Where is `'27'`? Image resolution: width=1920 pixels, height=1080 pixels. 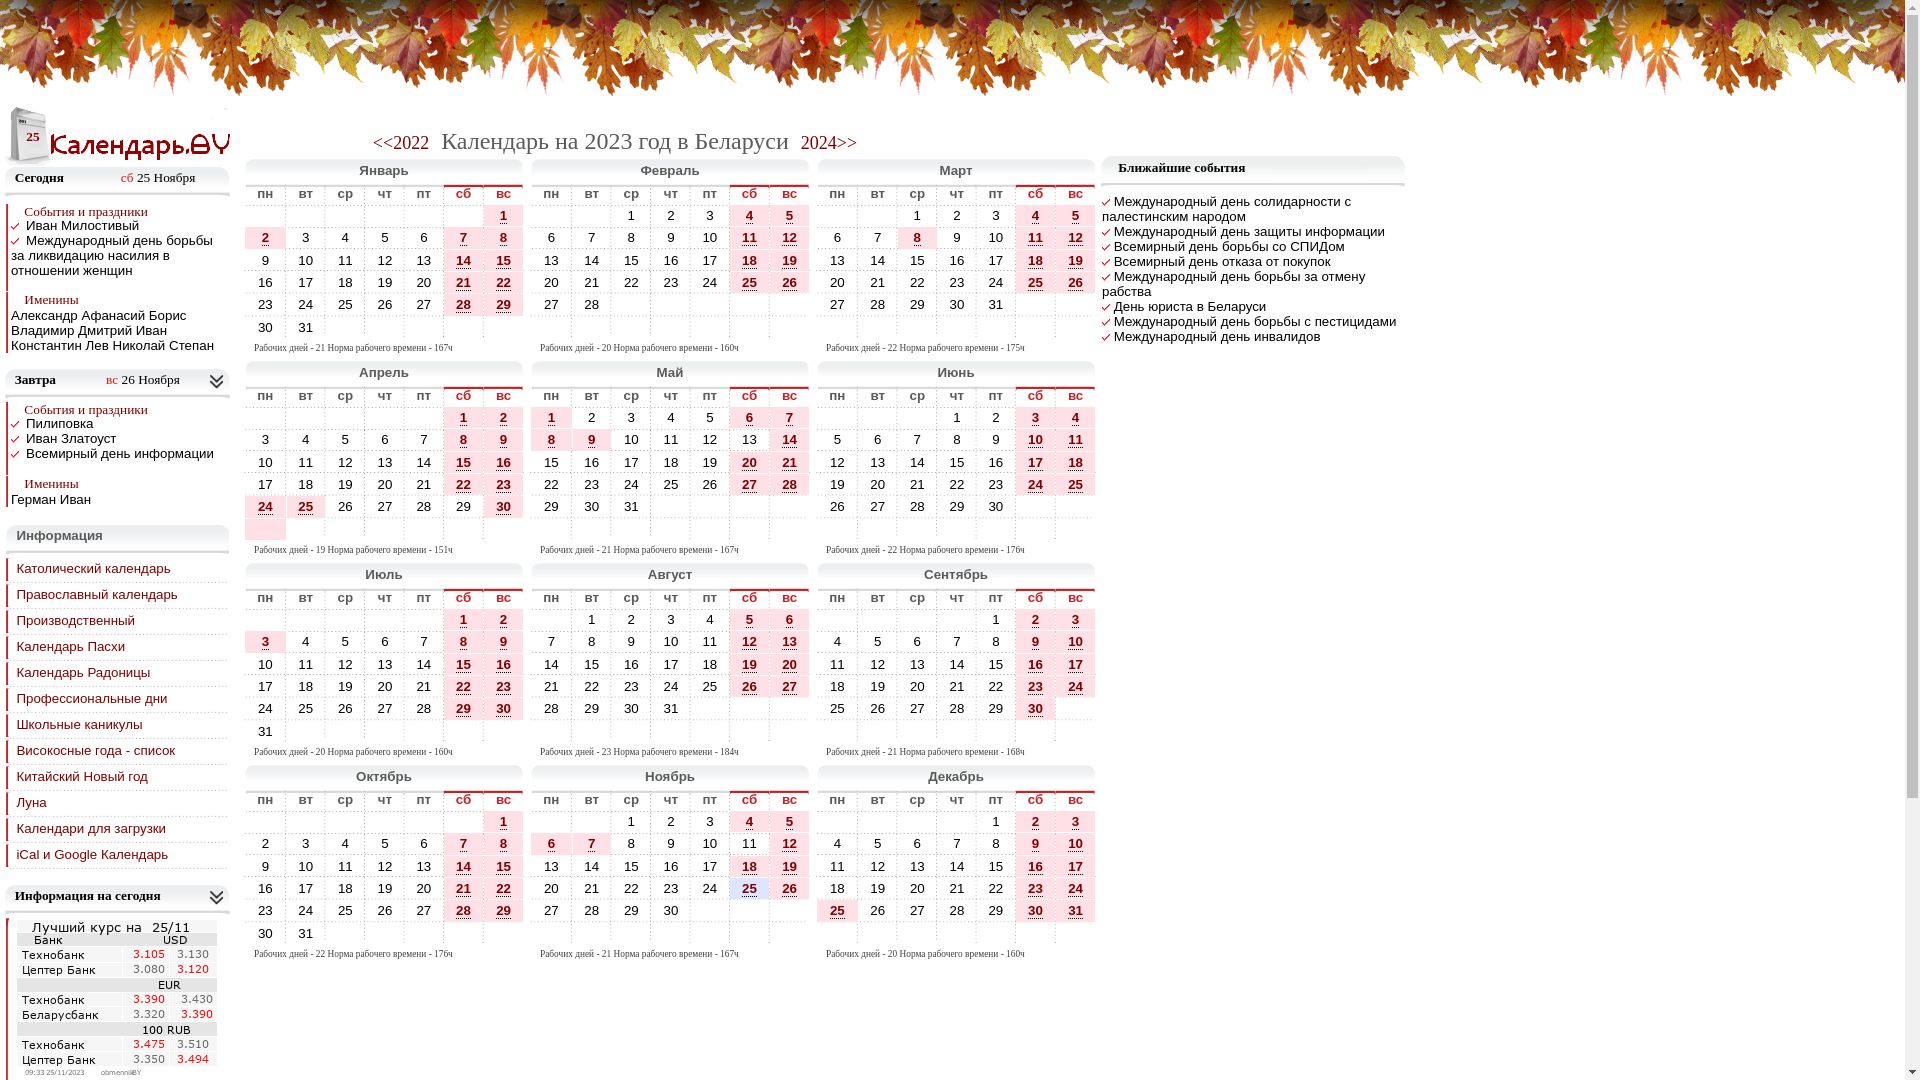
'27' is located at coordinates (878, 505).